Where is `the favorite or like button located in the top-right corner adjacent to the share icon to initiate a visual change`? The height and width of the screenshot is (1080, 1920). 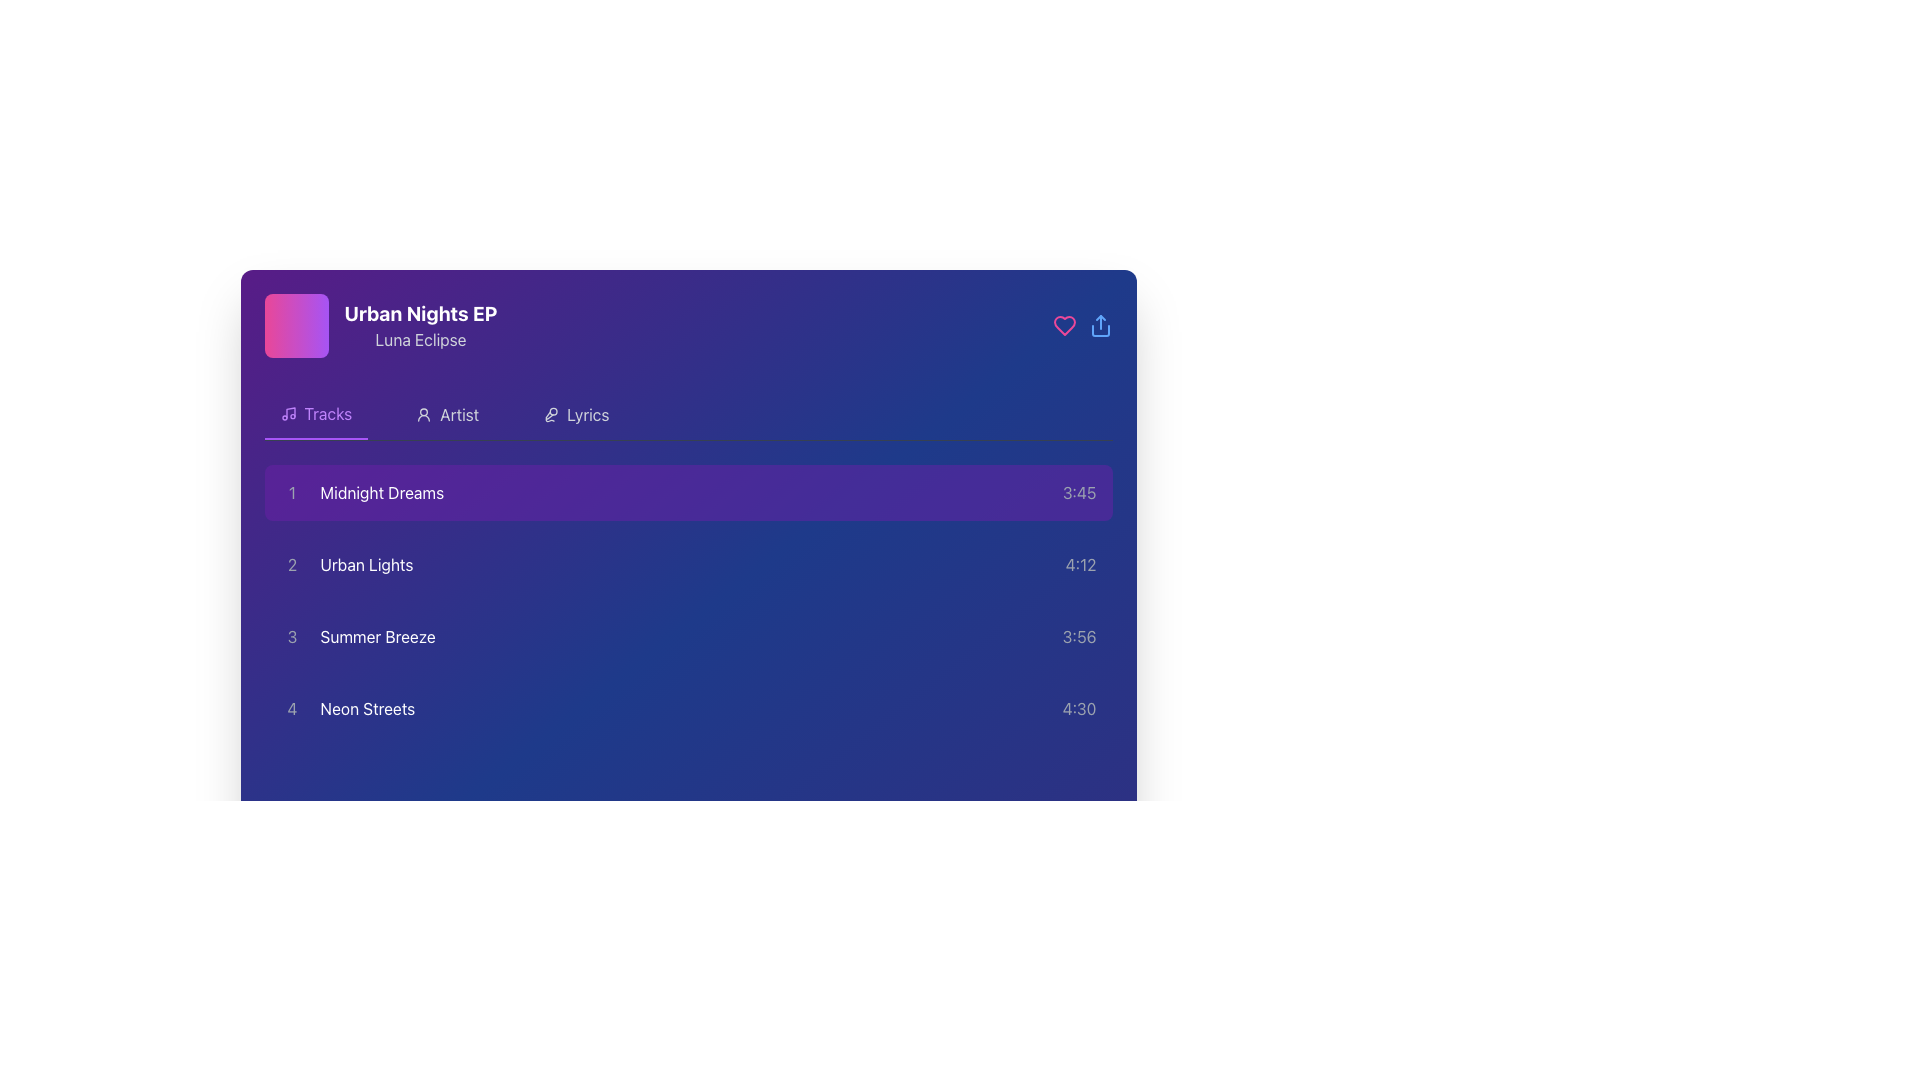 the favorite or like button located in the top-right corner adjacent to the share icon to initiate a visual change is located at coordinates (1063, 325).